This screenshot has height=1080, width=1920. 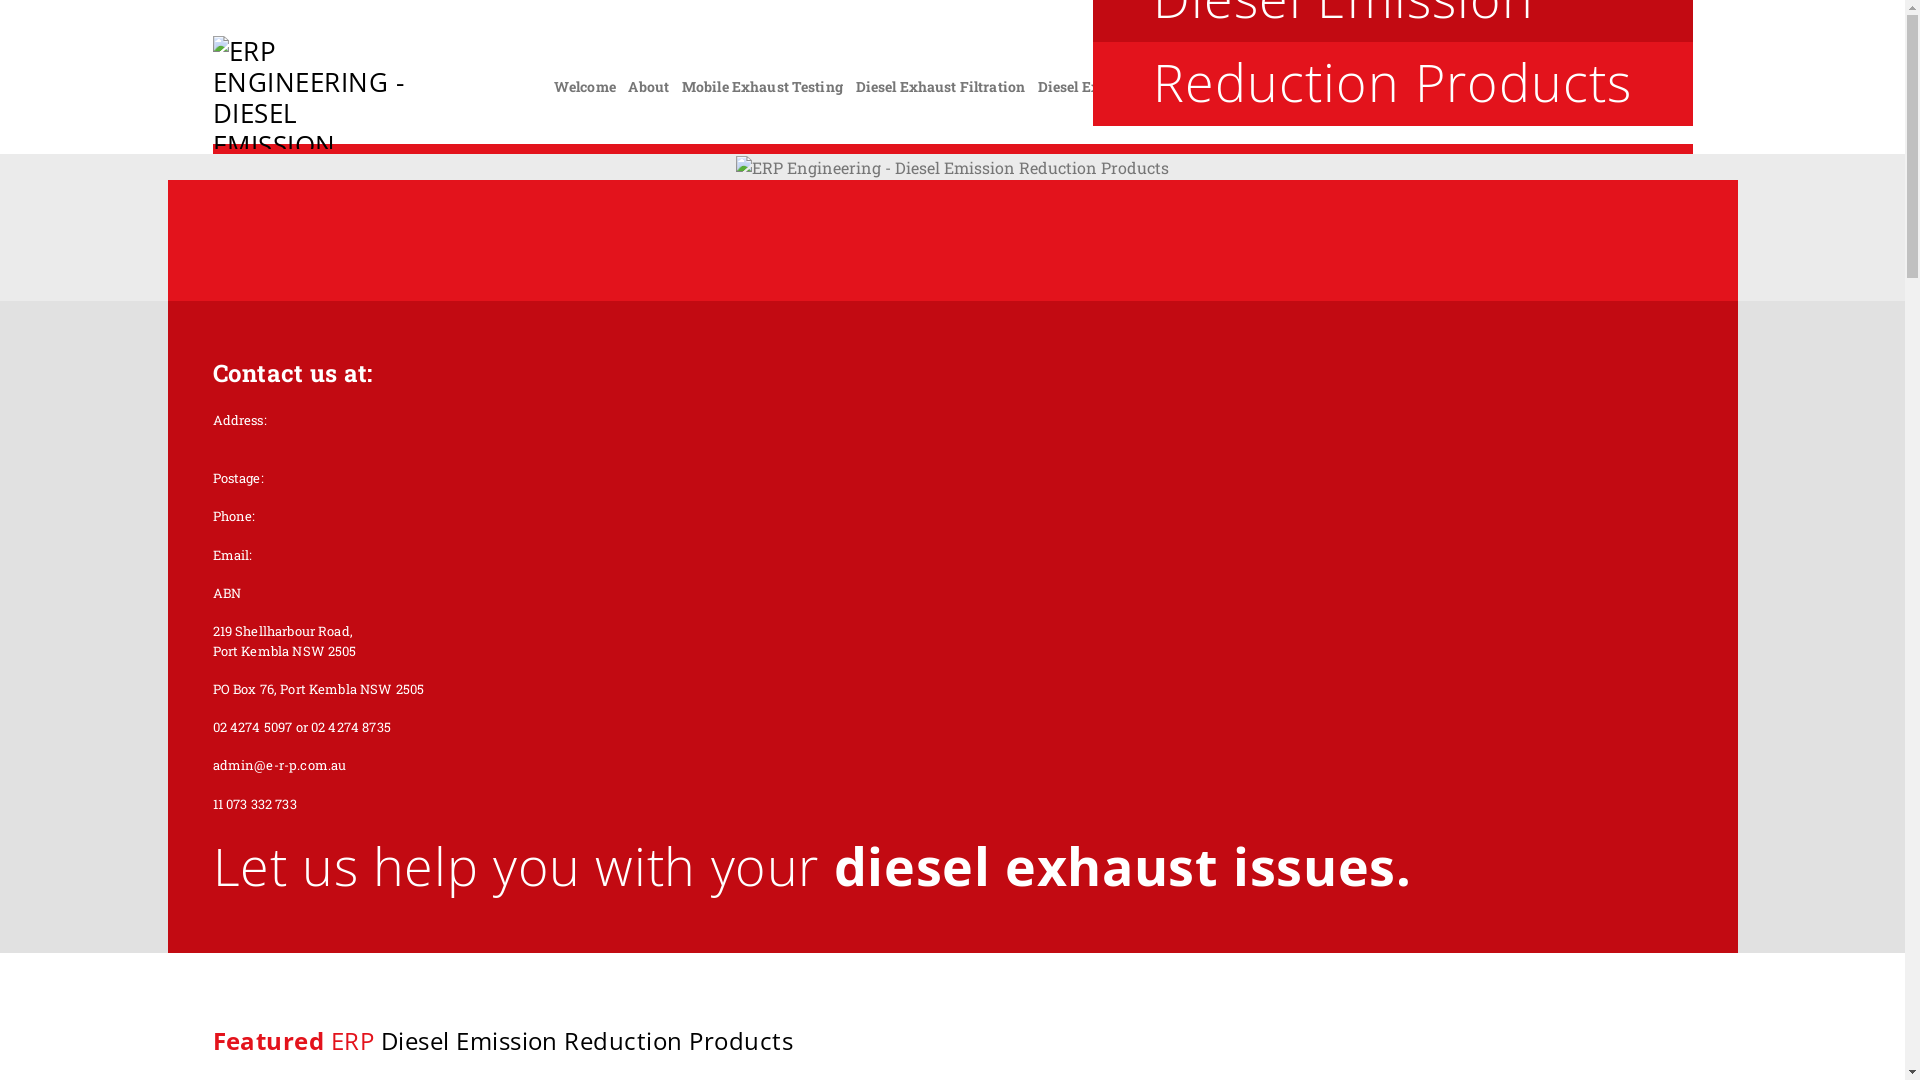 I want to click on 'About', so click(x=648, y=86).